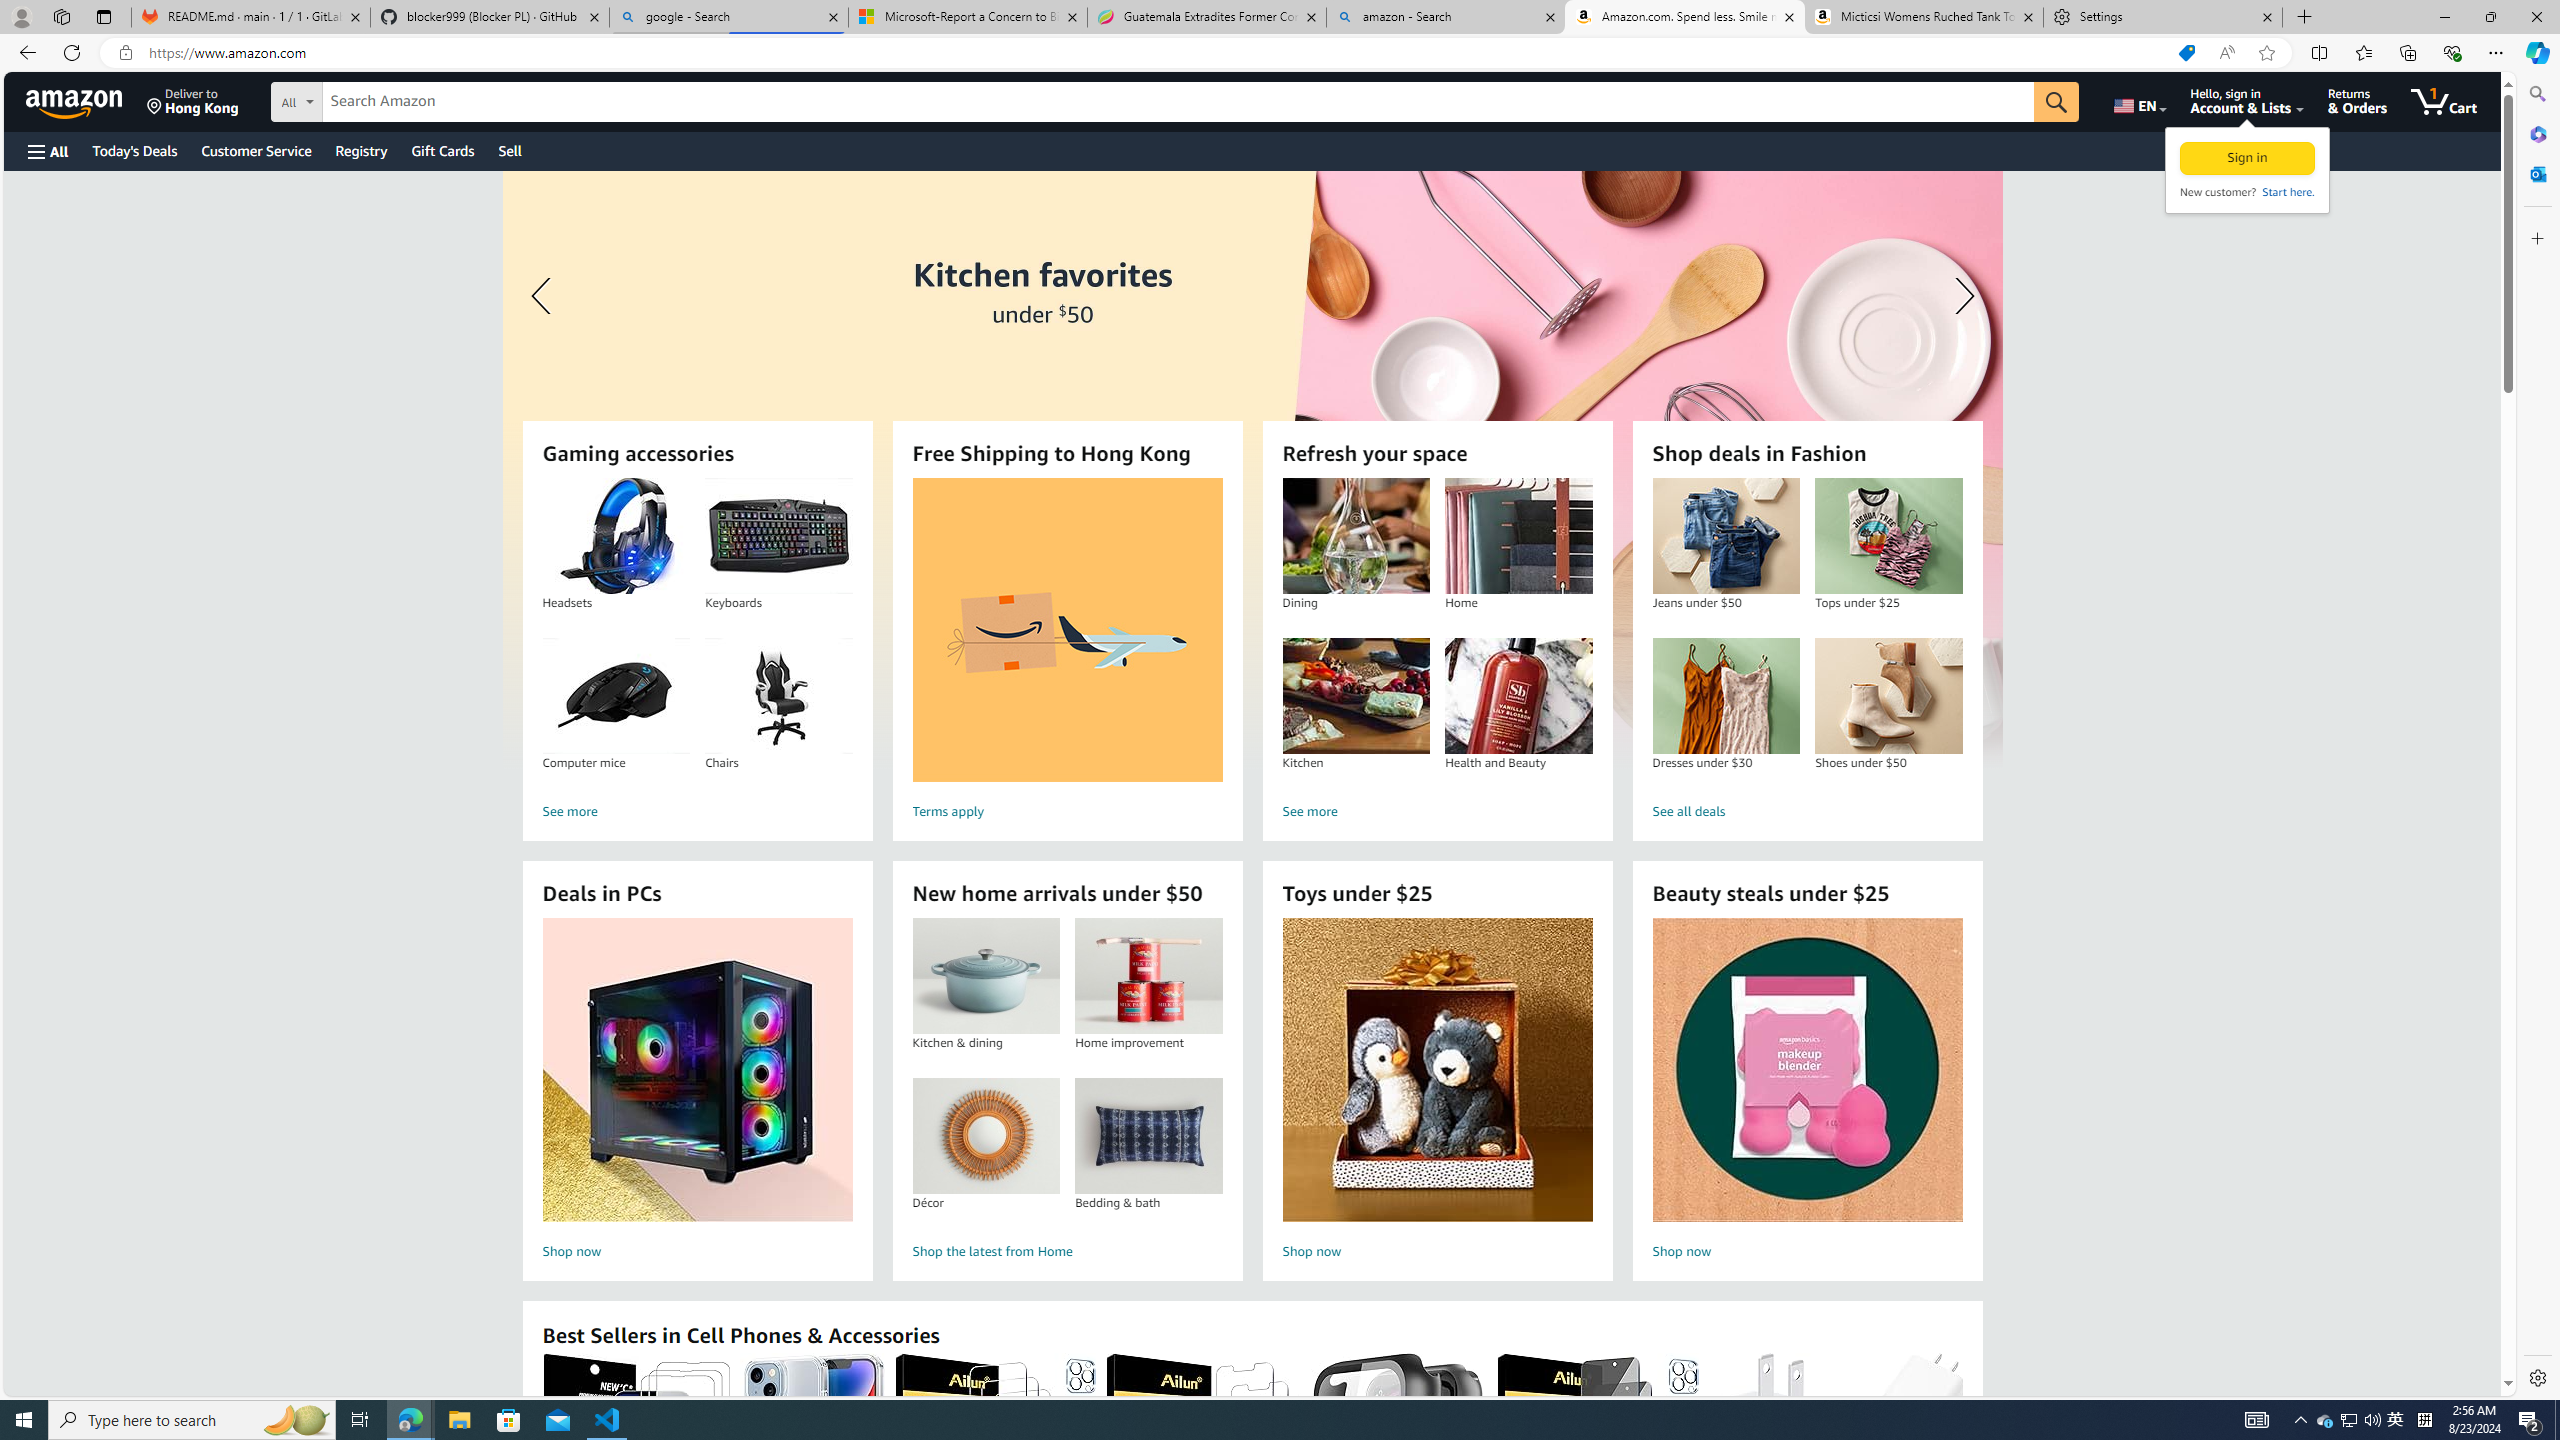 The image size is (2560, 1440). Describe the element at coordinates (24, 51) in the screenshot. I see `'Back'` at that location.